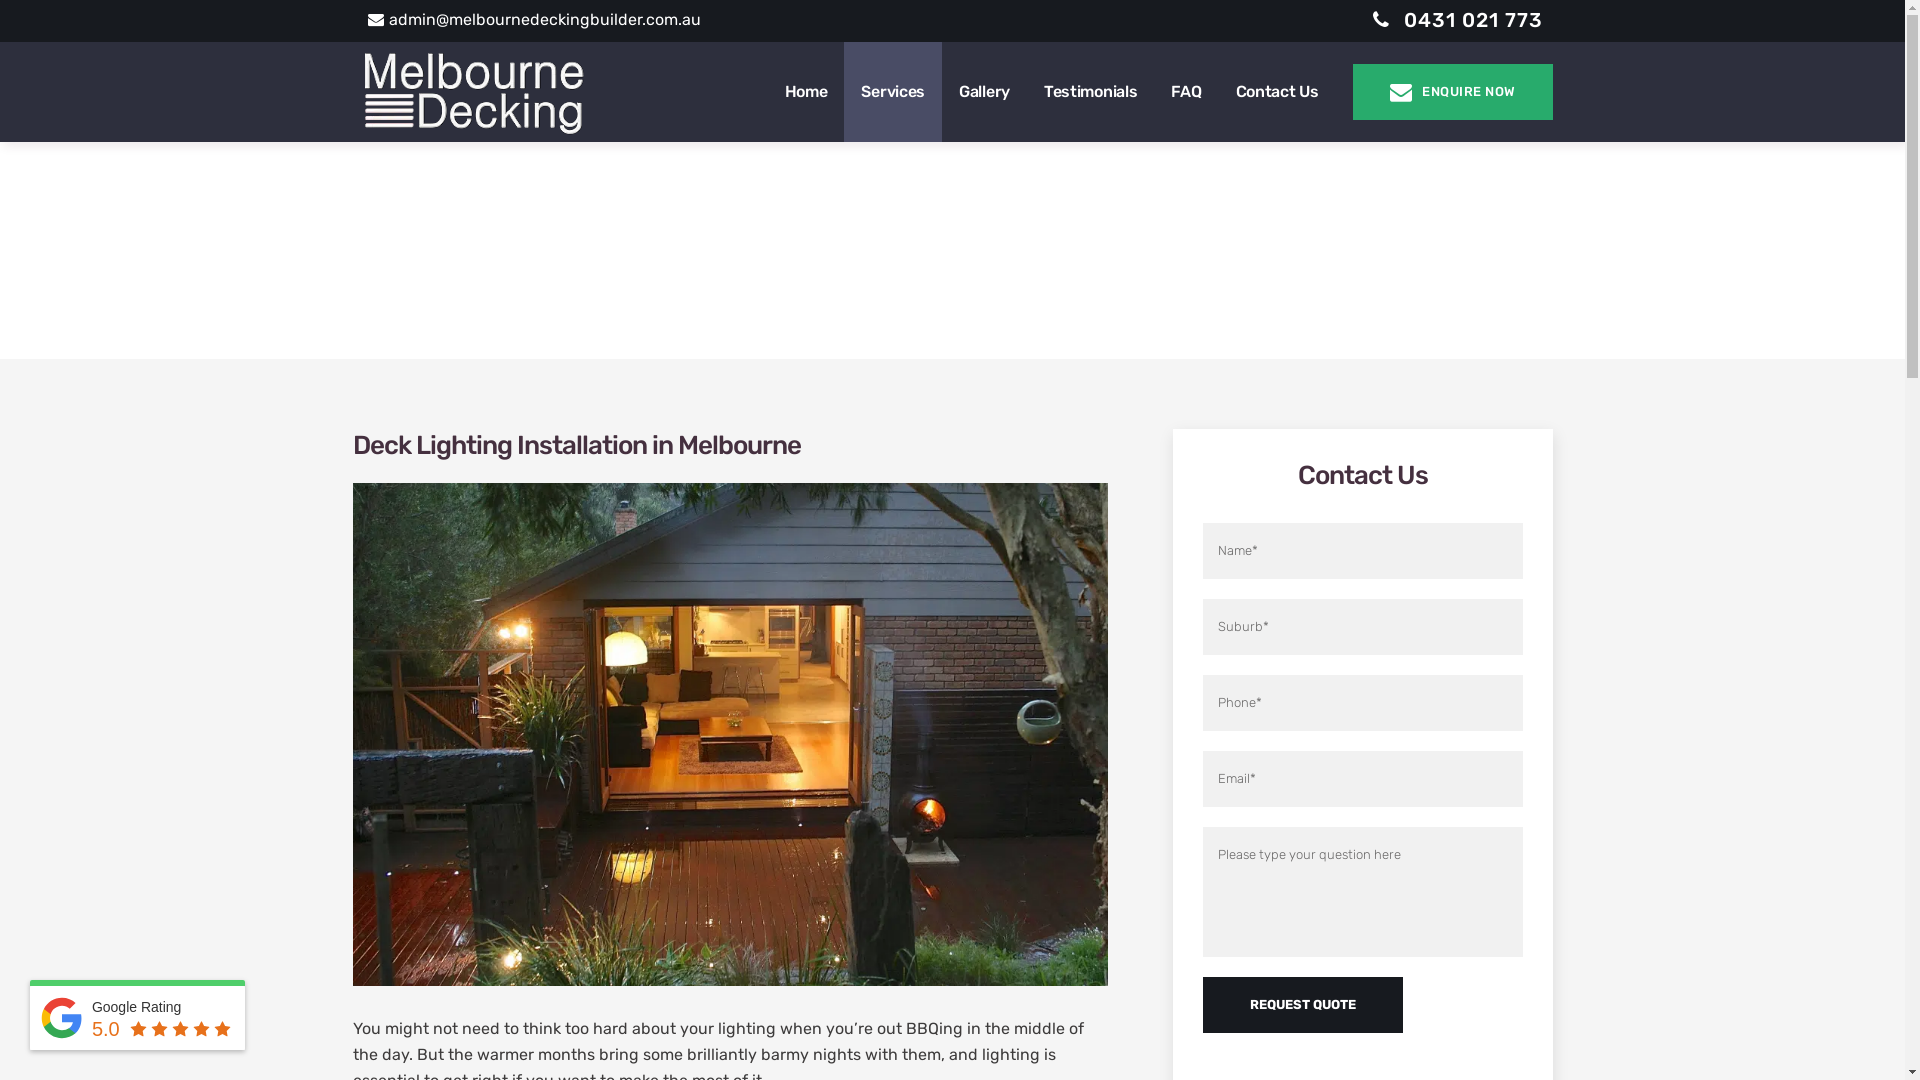 This screenshot has width=1920, height=1080. Describe the element at coordinates (806, 92) in the screenshot. I see `'Home'` at that location.